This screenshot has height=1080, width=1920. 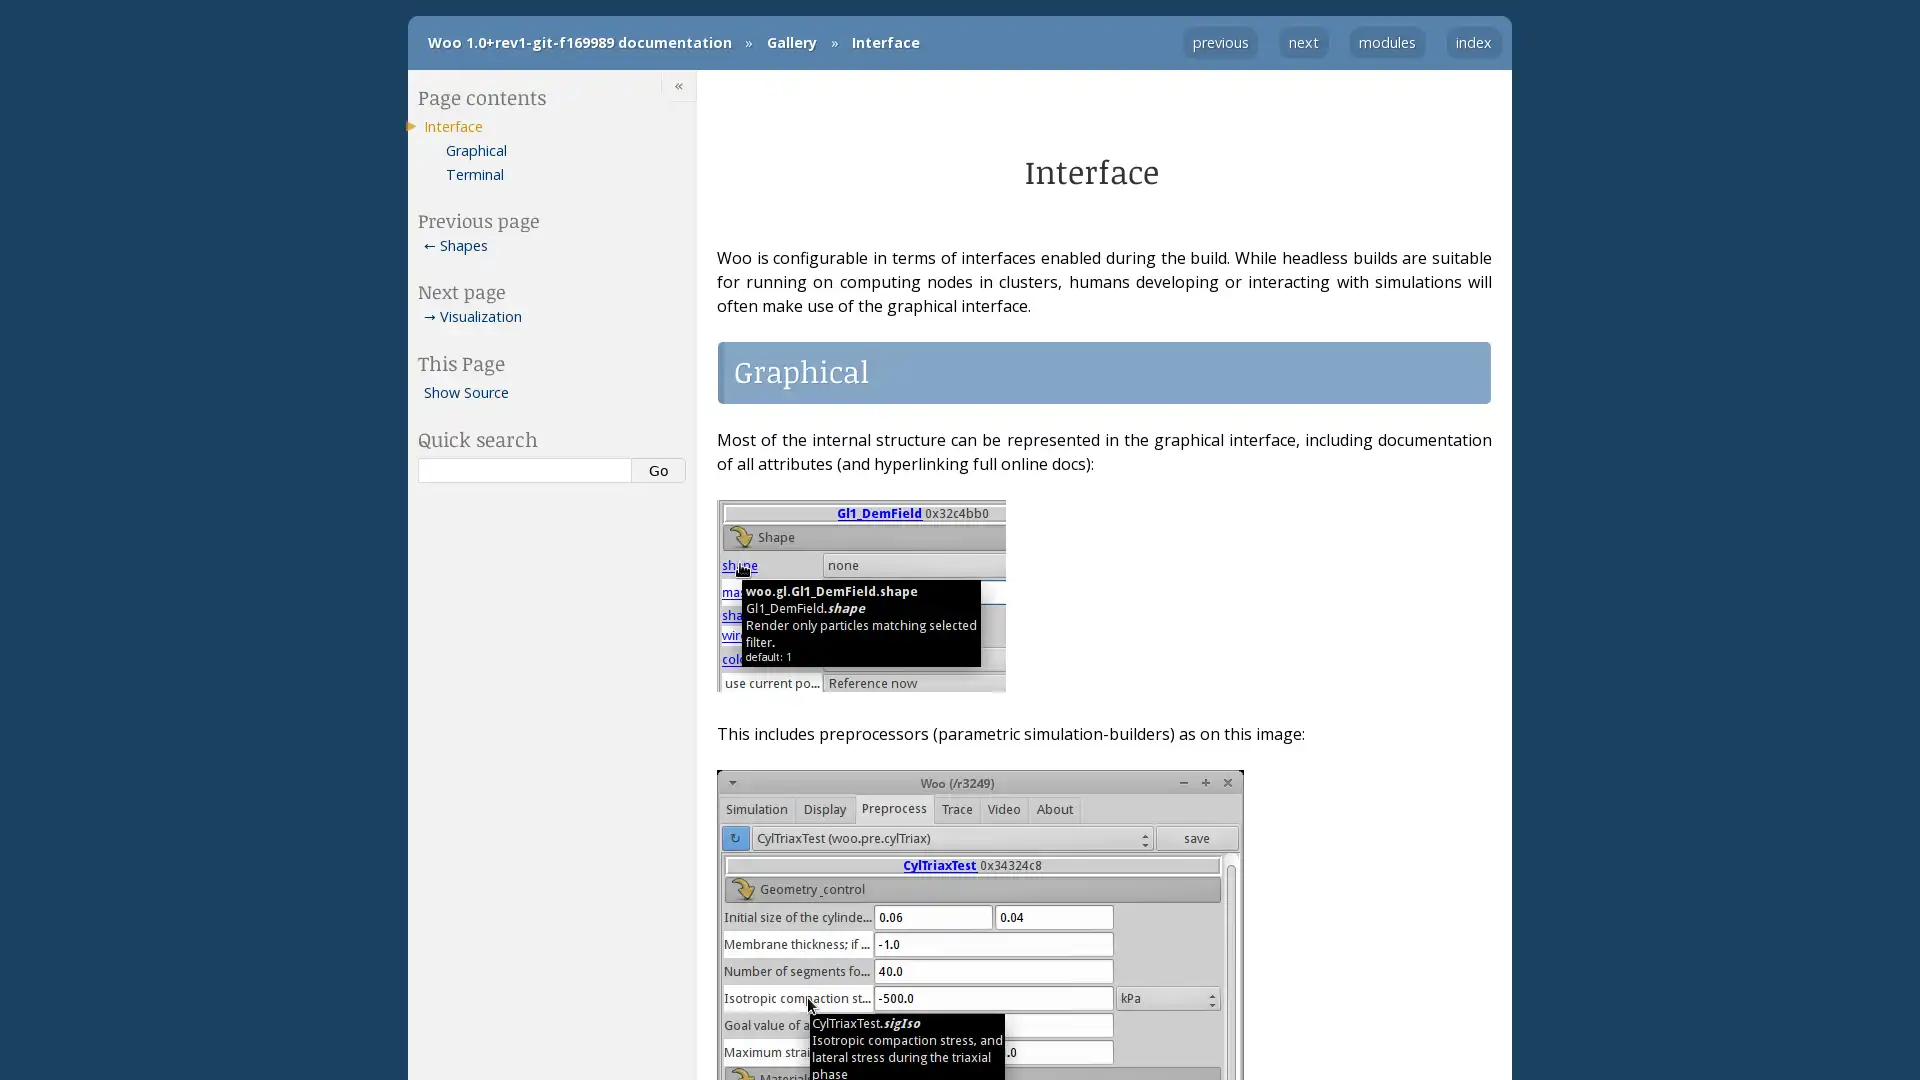 What do you see at coordinates (658, 470) in the screenshot?
I see `Go` at bounding box center [658, 470].